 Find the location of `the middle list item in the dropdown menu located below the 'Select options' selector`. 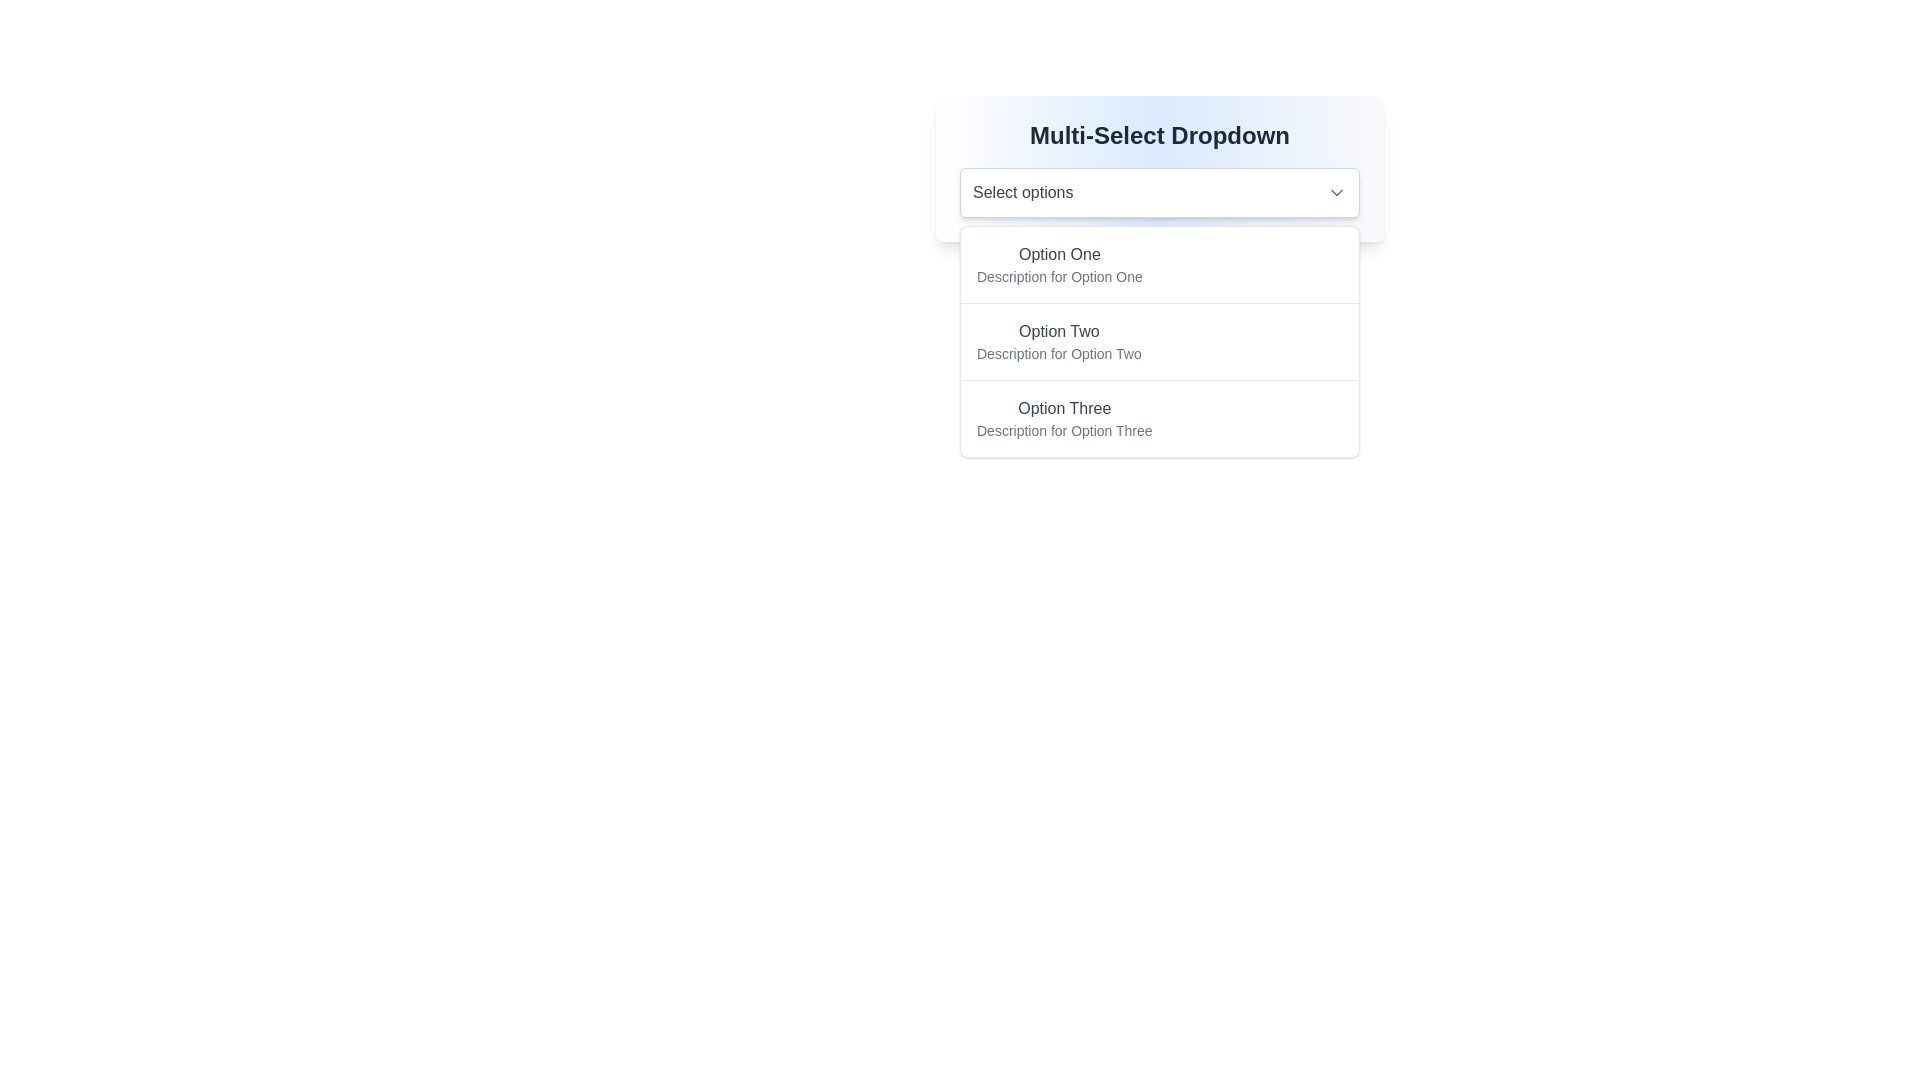

the middle list item in the dropdown menu located below the 'Select options' selector is located at coordinates (1160, 341).